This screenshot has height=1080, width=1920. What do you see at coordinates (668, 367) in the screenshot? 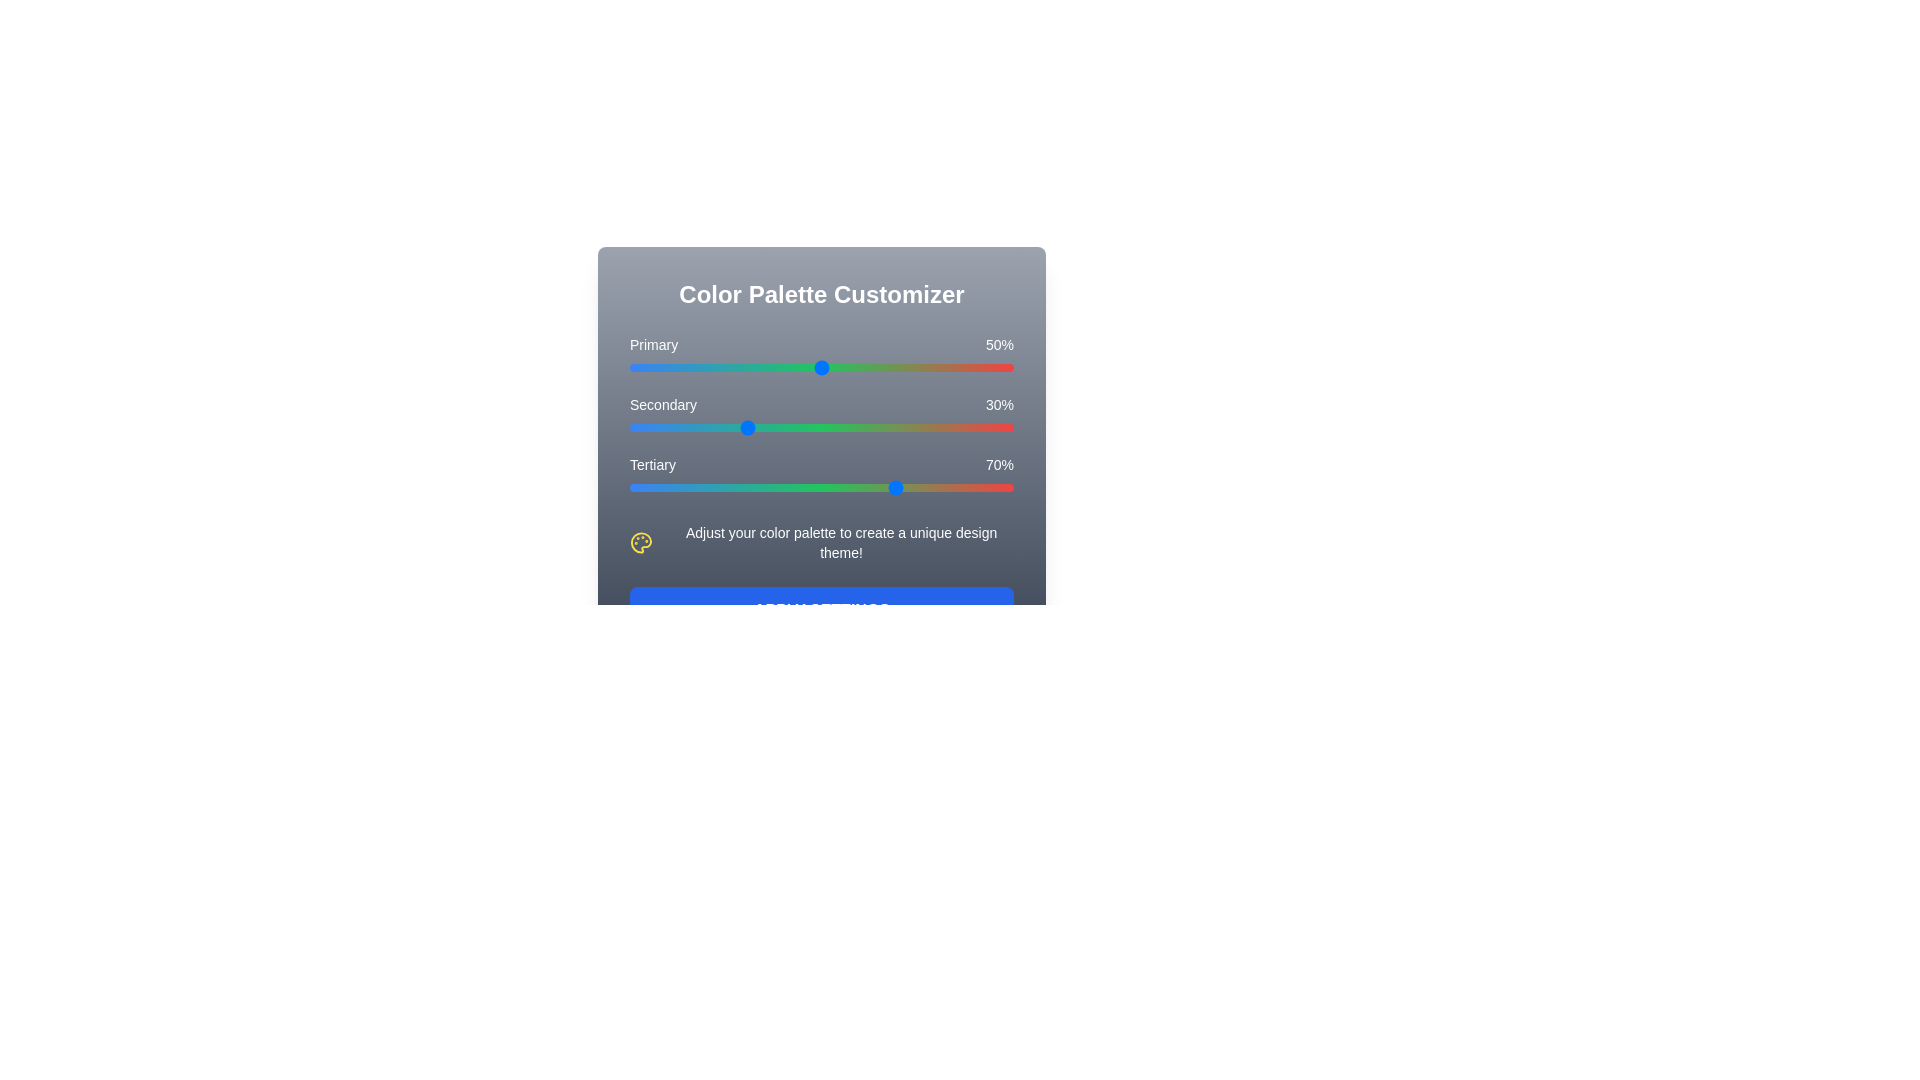
I see `the primary color intensity` at bounding box center [668, 367].